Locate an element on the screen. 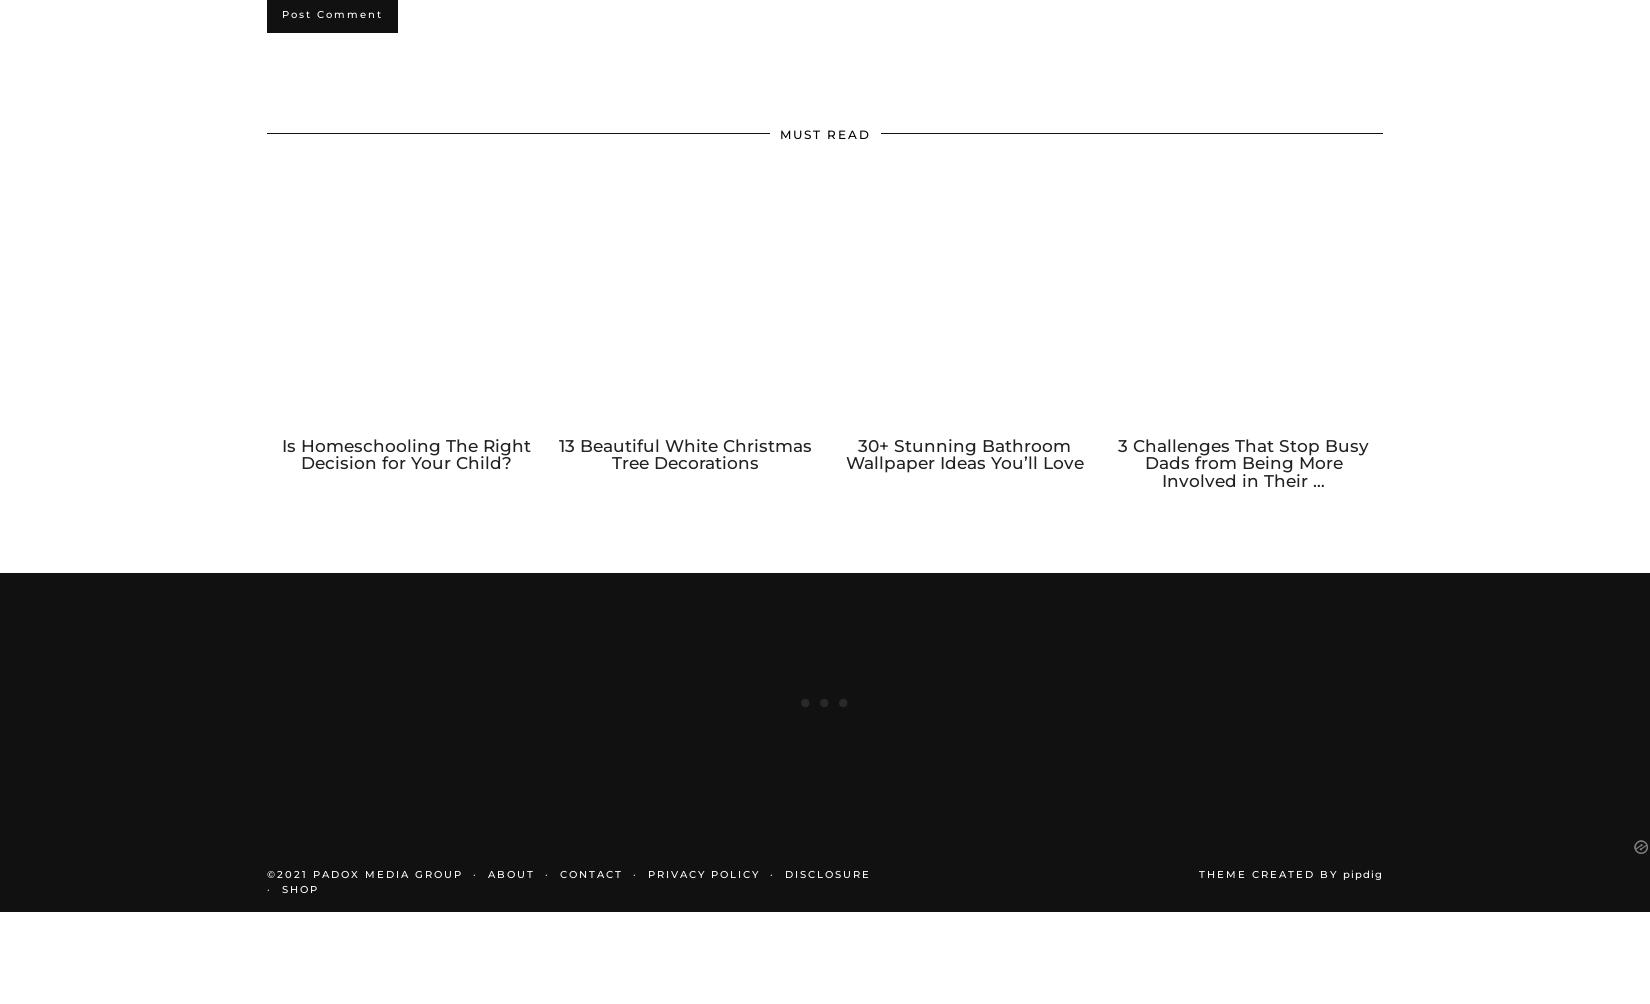  'PRIVACY POLICY' is located at coordinates (703, 893).